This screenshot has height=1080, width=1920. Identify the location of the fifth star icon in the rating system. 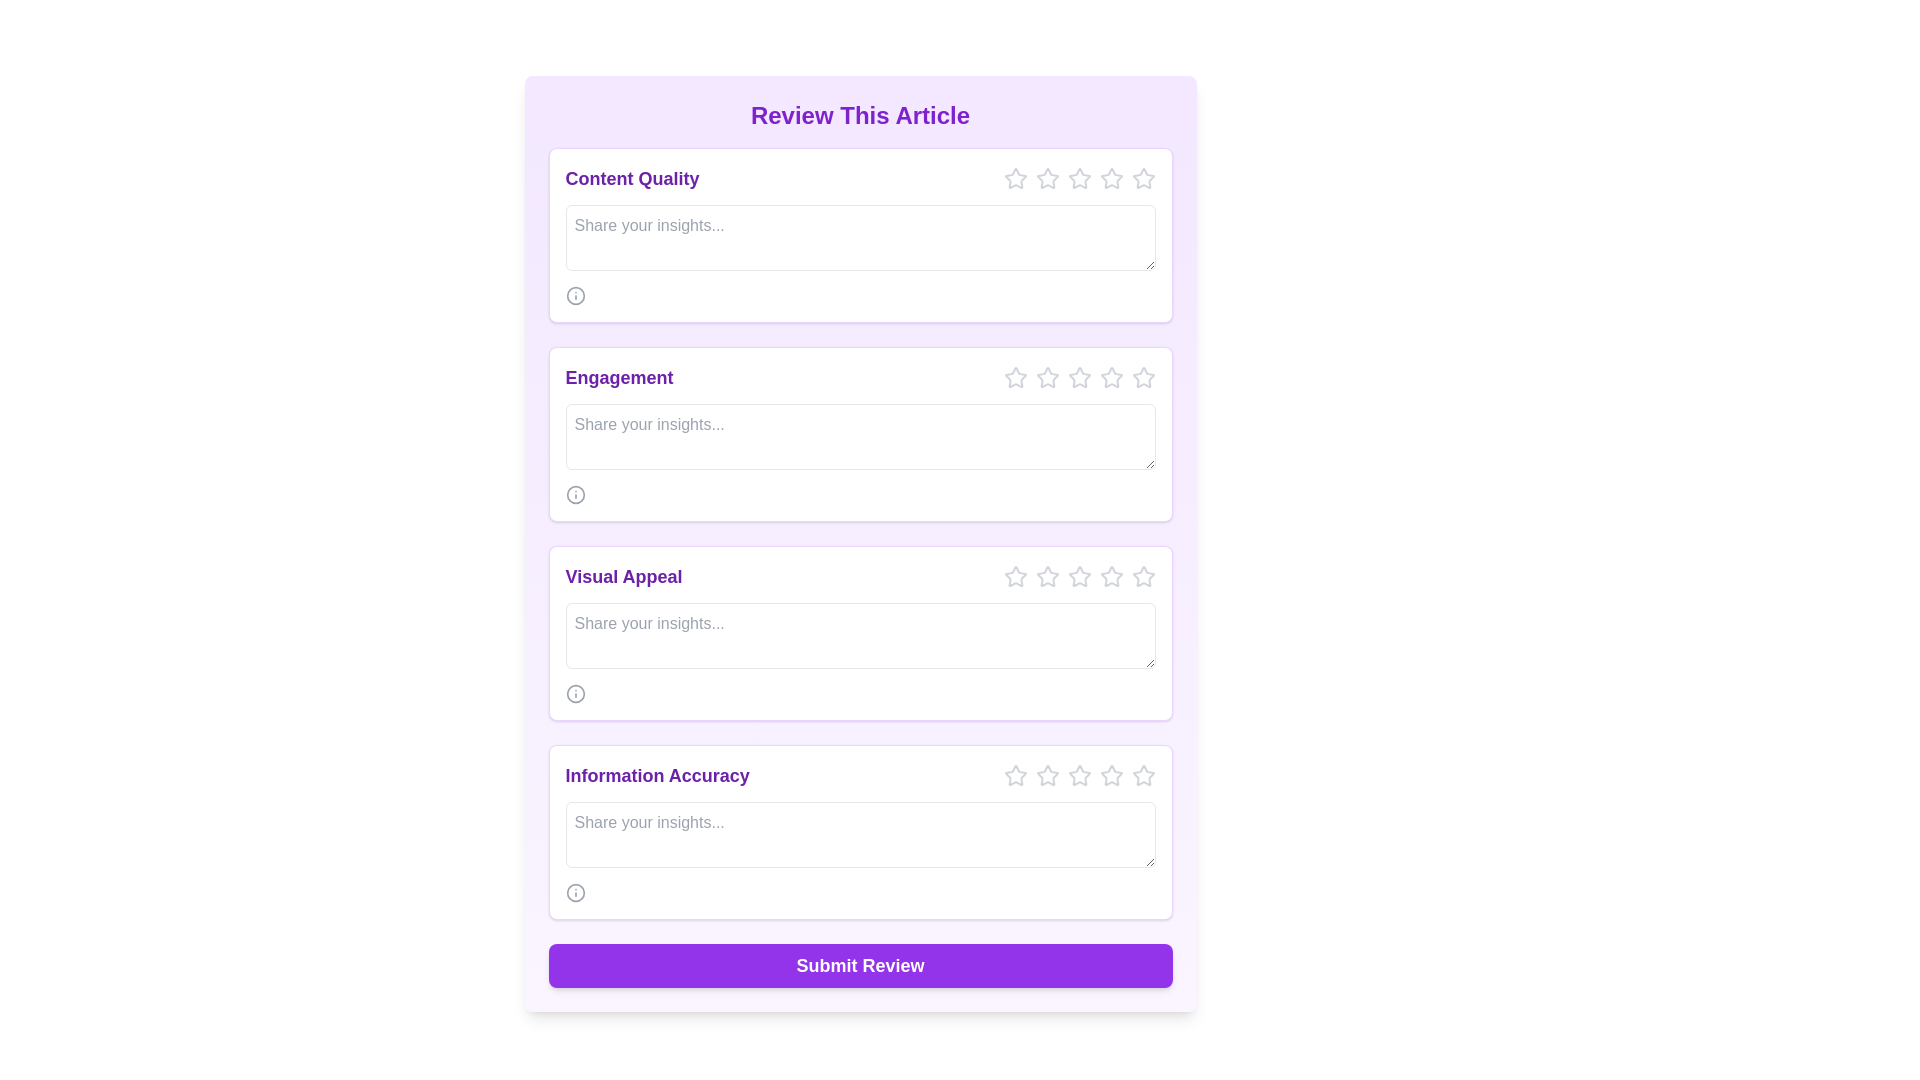
(1143, 576).